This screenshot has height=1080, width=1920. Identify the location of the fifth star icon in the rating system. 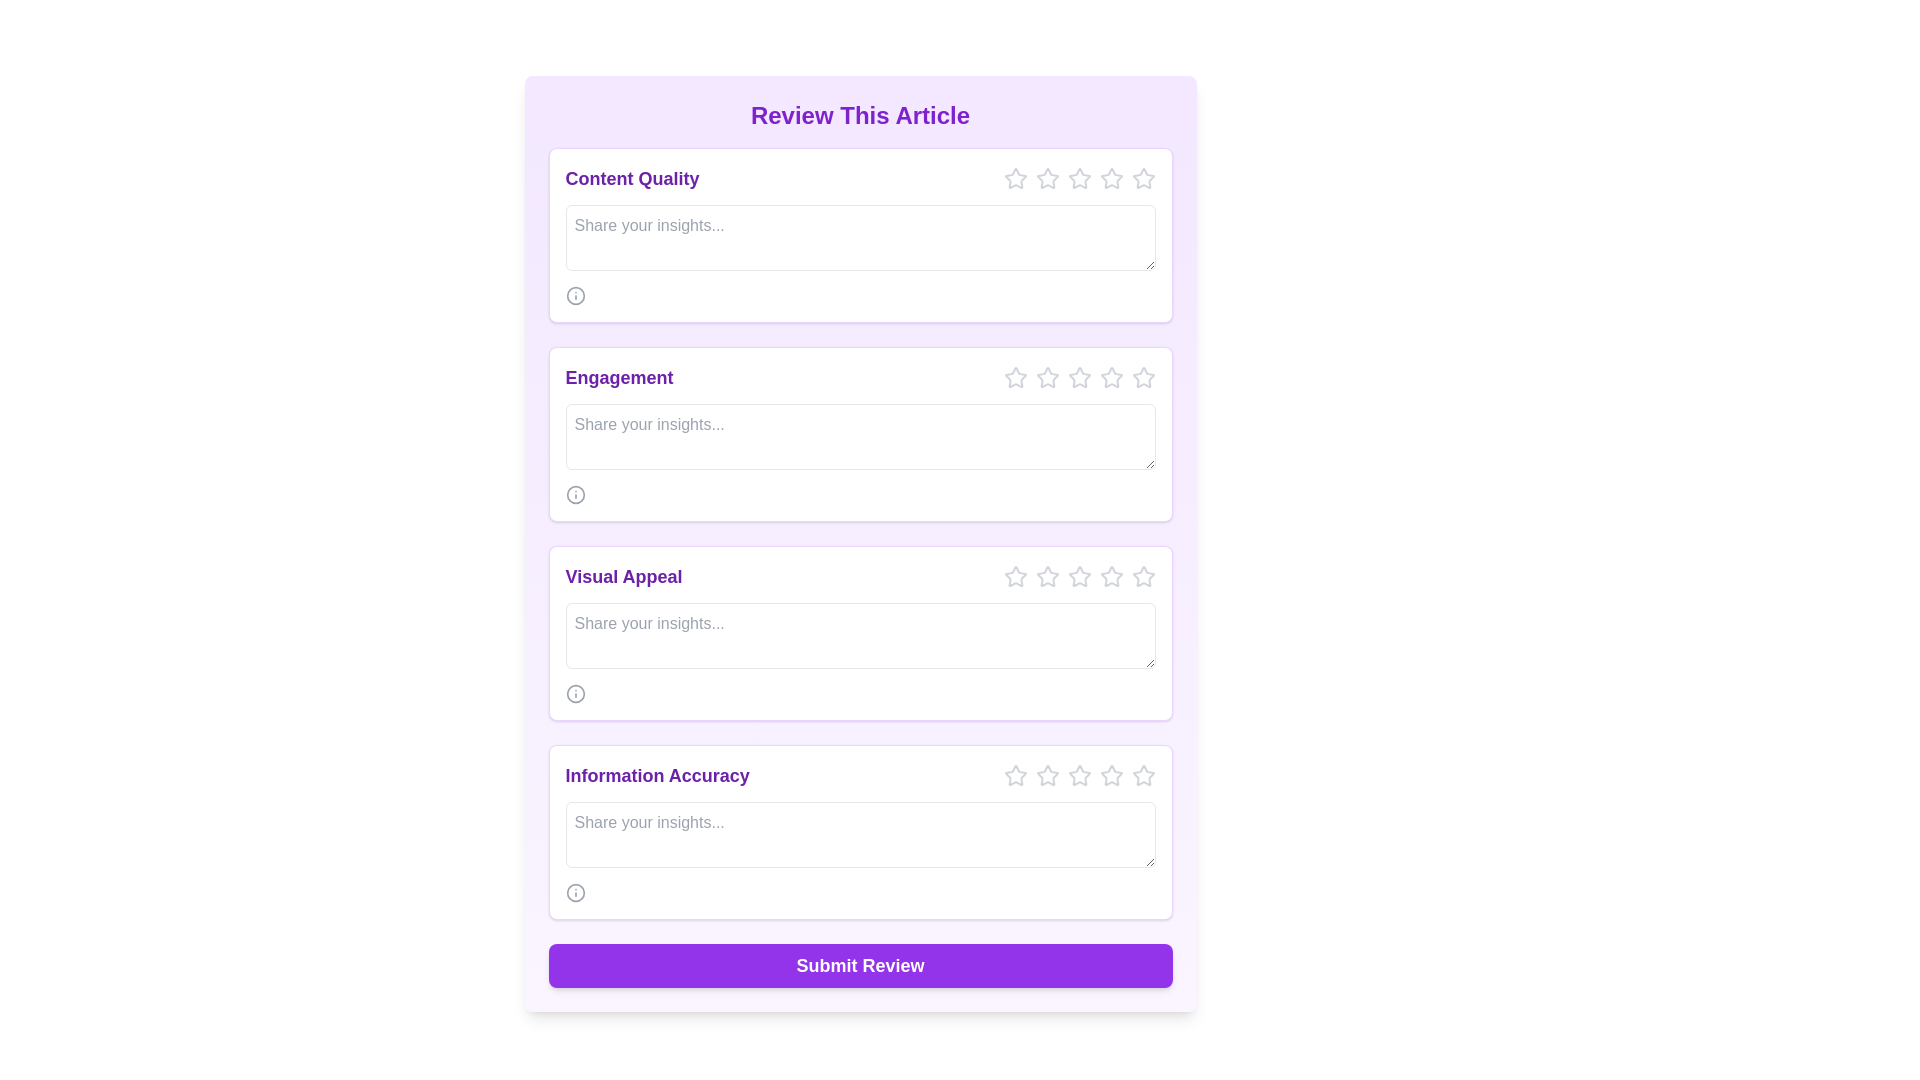
(1143, 576).